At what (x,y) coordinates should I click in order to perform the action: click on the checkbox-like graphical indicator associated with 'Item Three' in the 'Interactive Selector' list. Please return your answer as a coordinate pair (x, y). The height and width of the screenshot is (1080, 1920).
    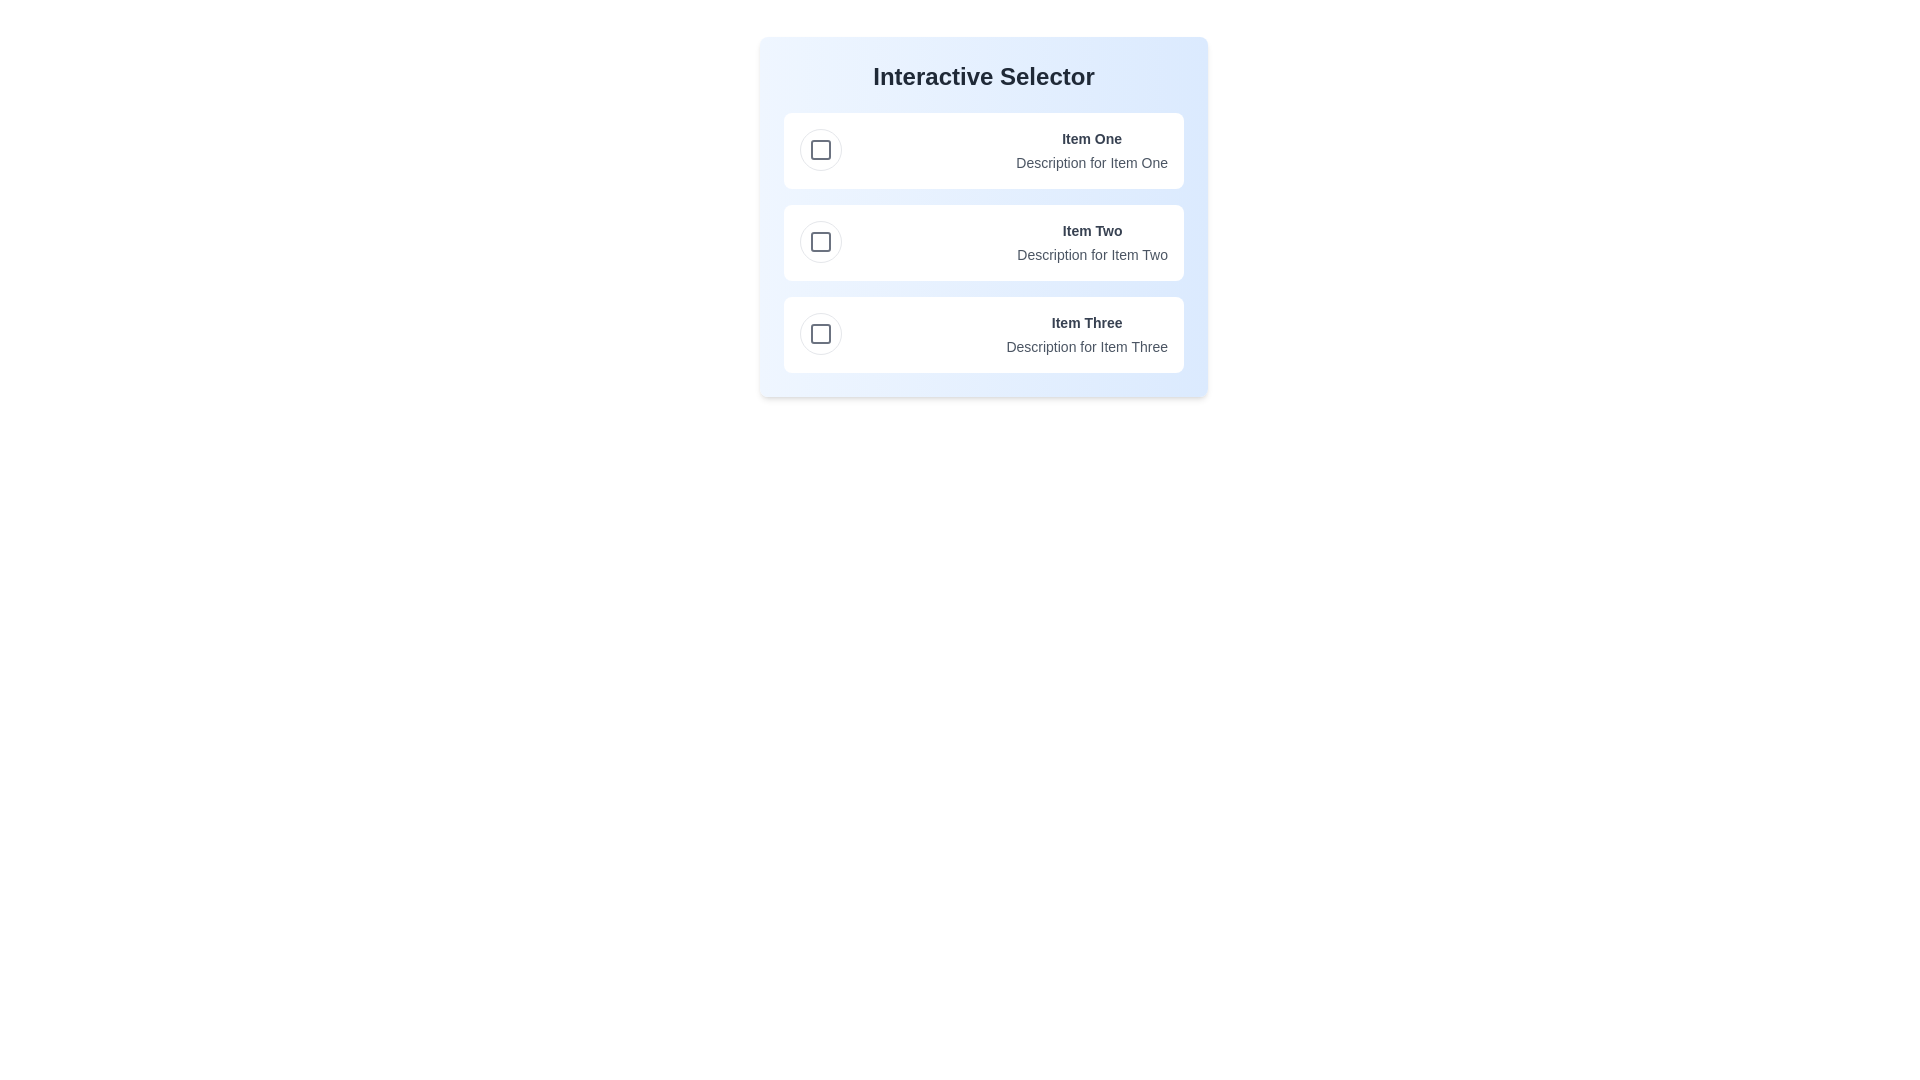
    Looking at the image, I should click on (820, 333).